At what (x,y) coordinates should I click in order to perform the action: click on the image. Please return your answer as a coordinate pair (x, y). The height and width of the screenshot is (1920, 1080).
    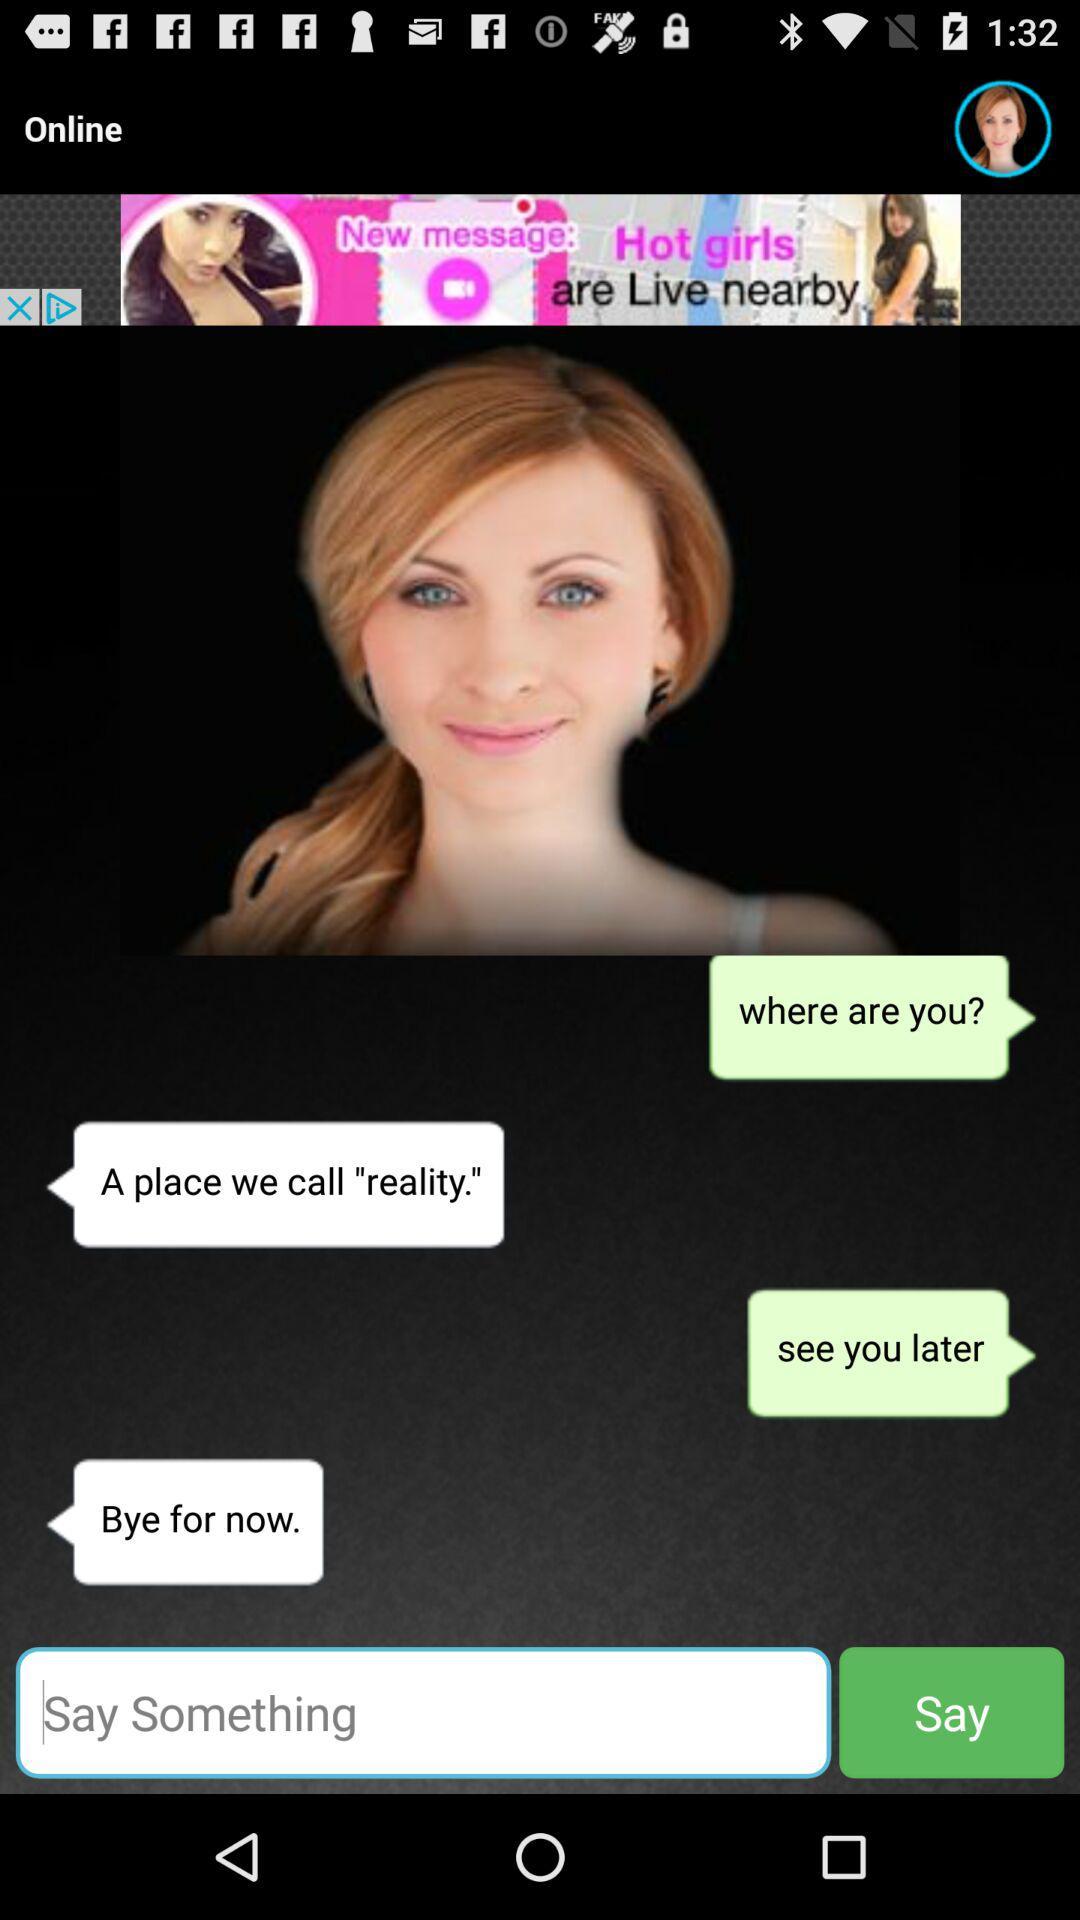
    Looking at the image, I should click on (540, 640).